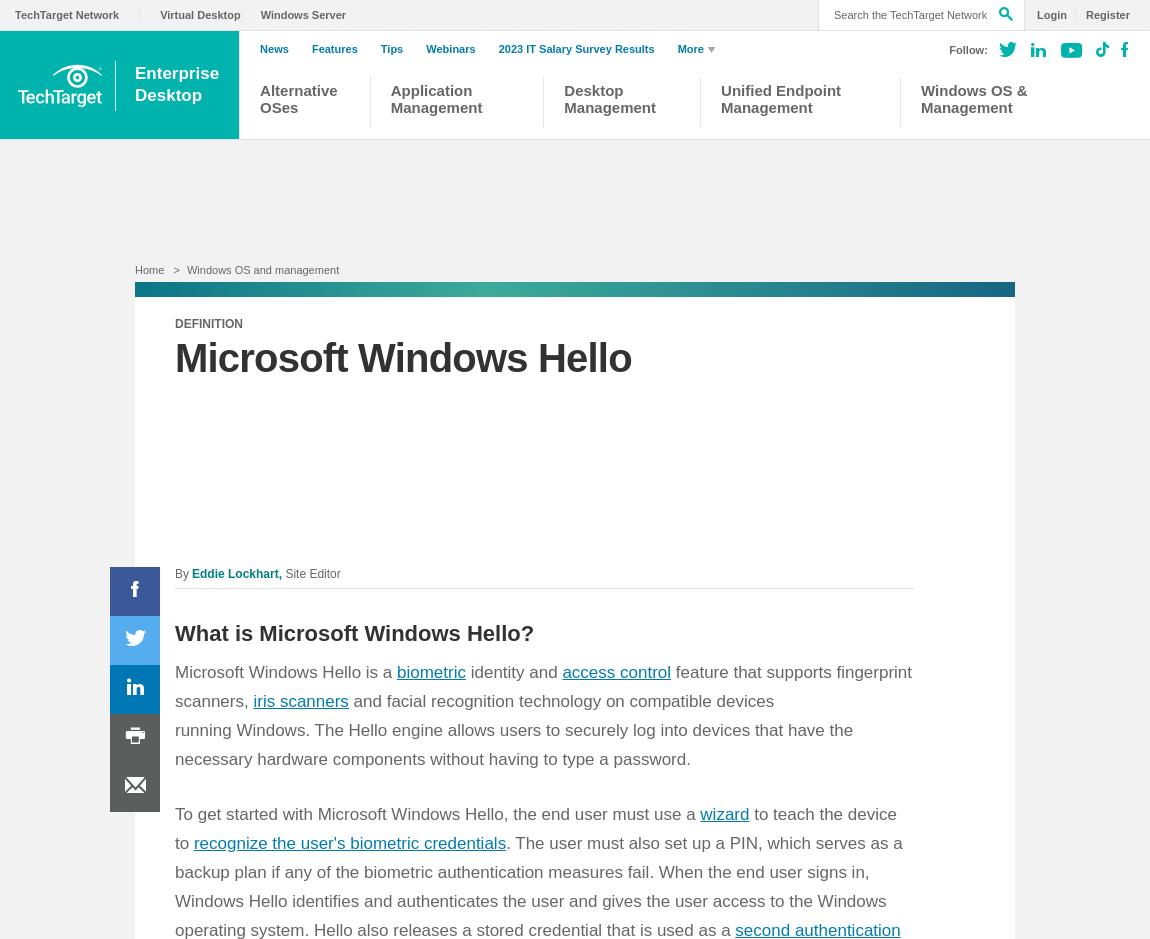  I want to click on 'Webinars', so click(450, 48).